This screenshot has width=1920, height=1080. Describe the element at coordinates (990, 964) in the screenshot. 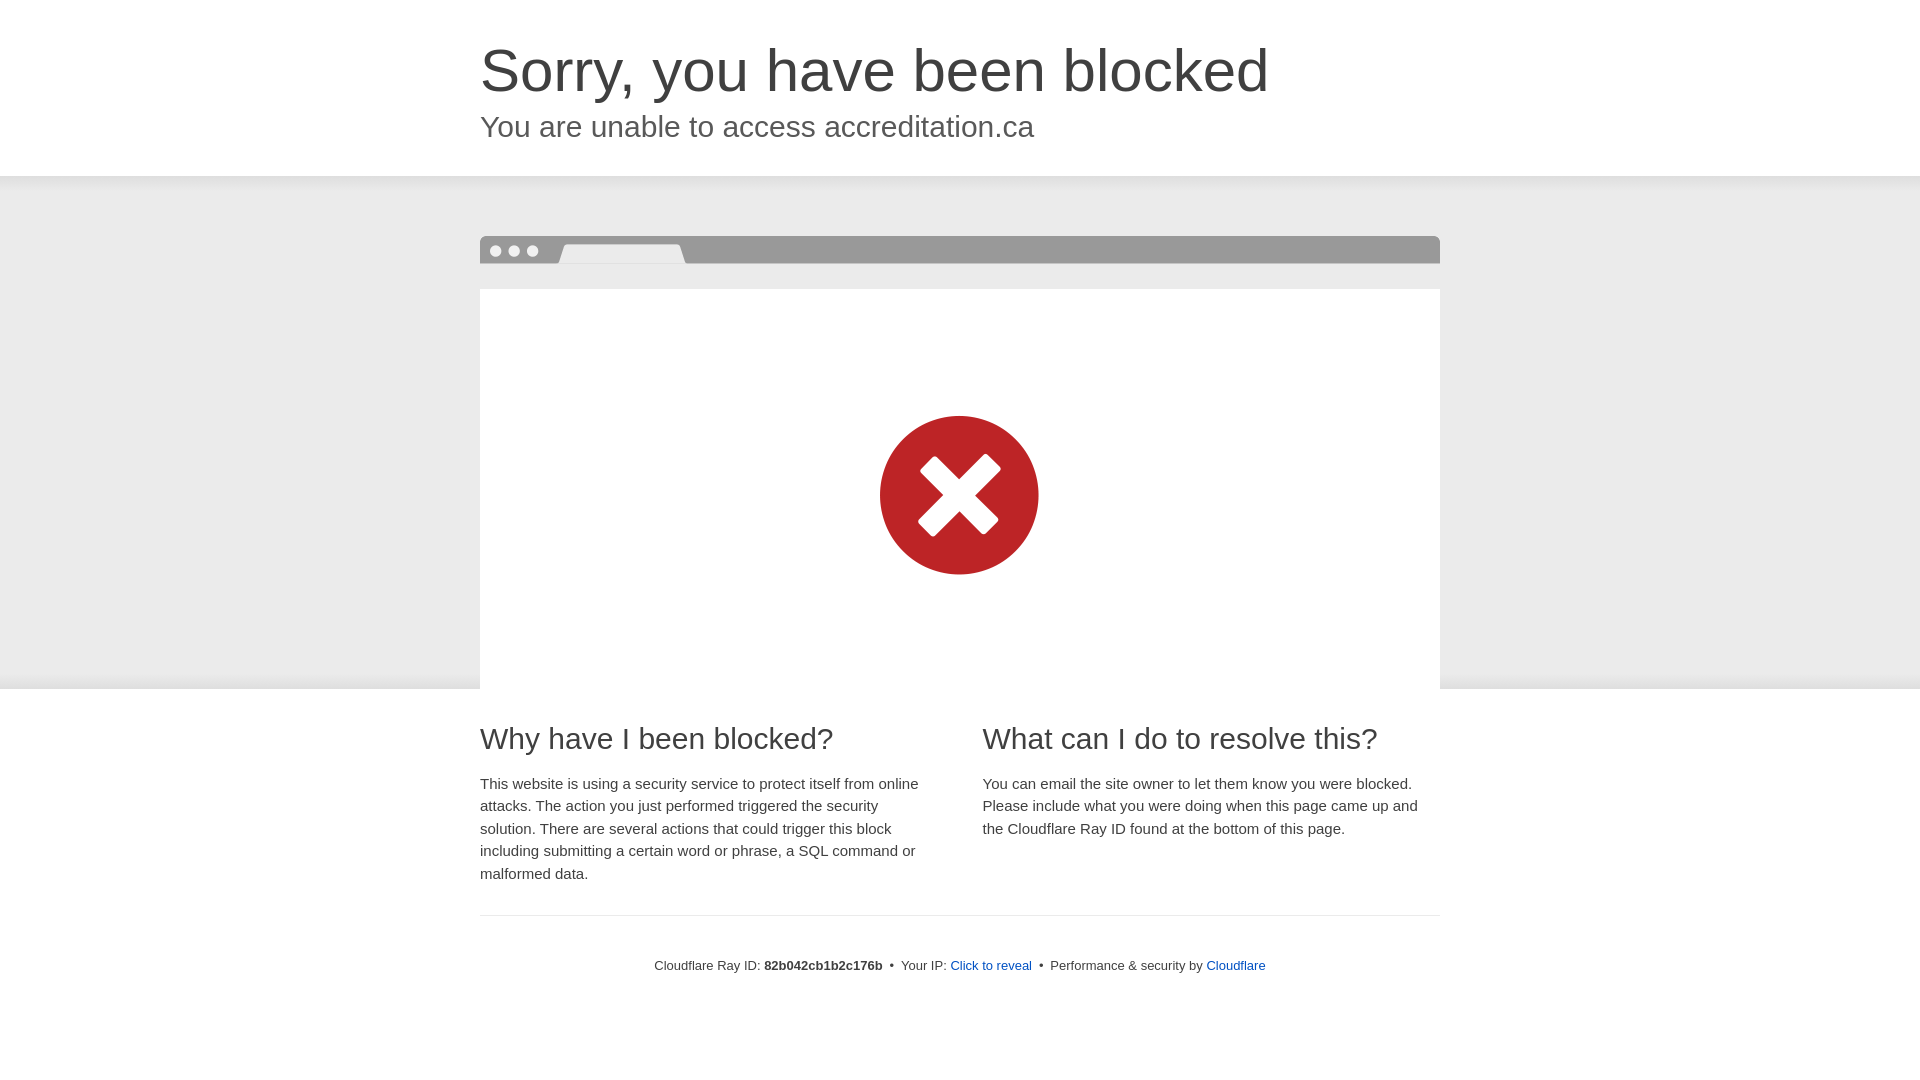

I see `'Click to reveal'` at that location.